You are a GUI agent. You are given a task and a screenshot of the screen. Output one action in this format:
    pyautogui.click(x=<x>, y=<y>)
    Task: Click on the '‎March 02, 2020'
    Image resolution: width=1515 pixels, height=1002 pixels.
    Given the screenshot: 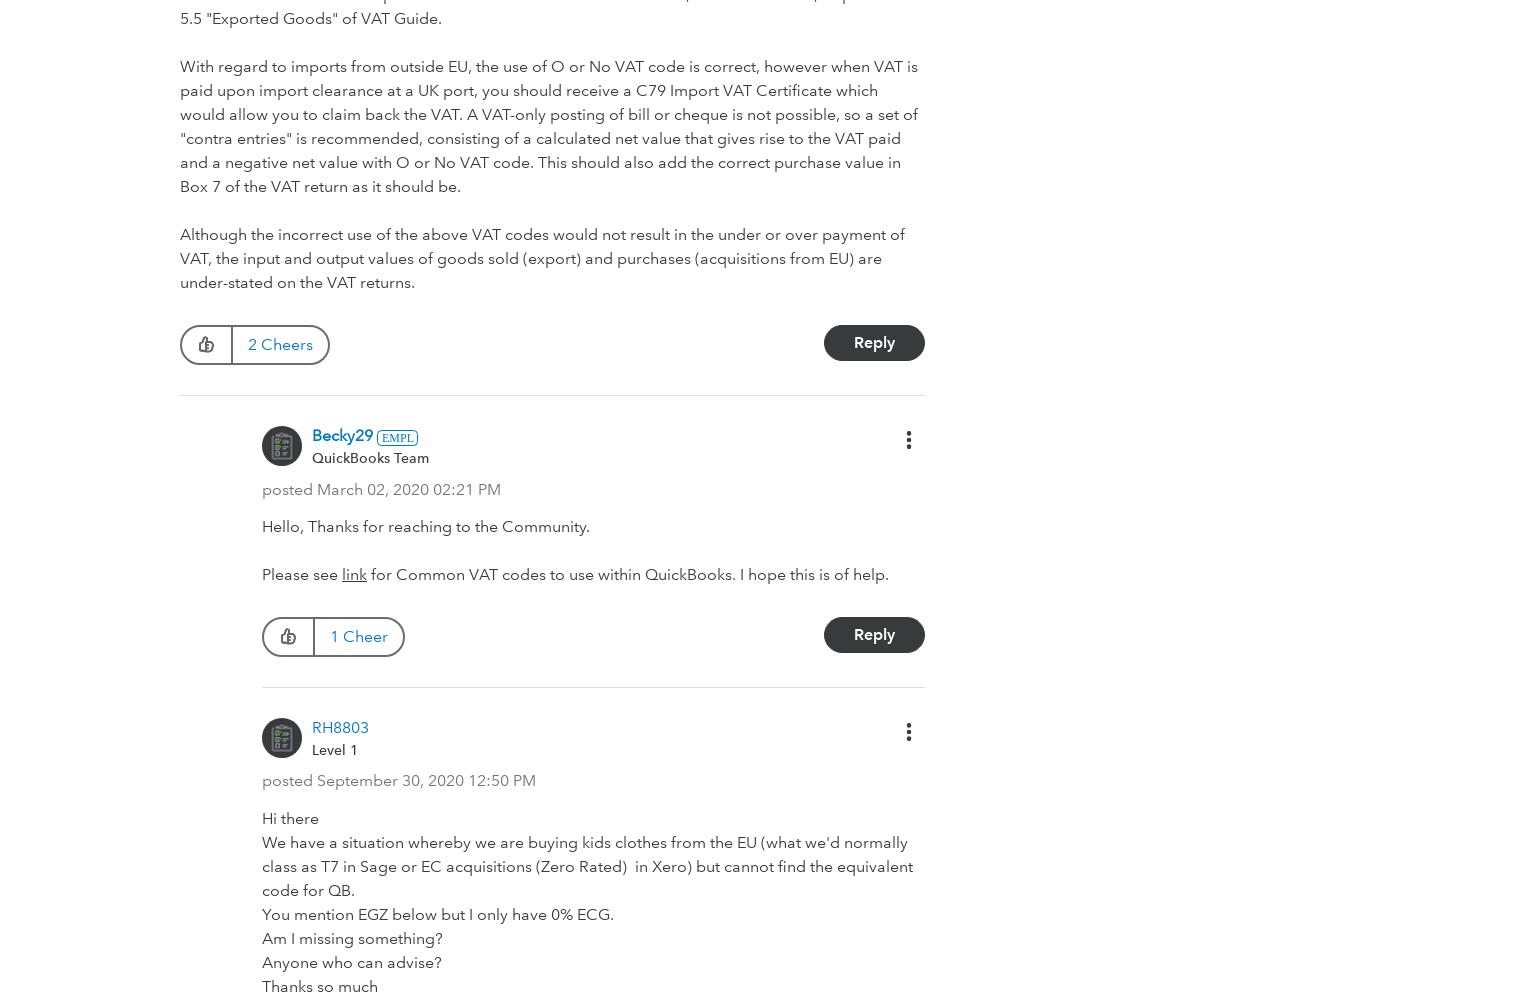 What is the action you would take?
    pyautogui.click(x=372, y=487)
    